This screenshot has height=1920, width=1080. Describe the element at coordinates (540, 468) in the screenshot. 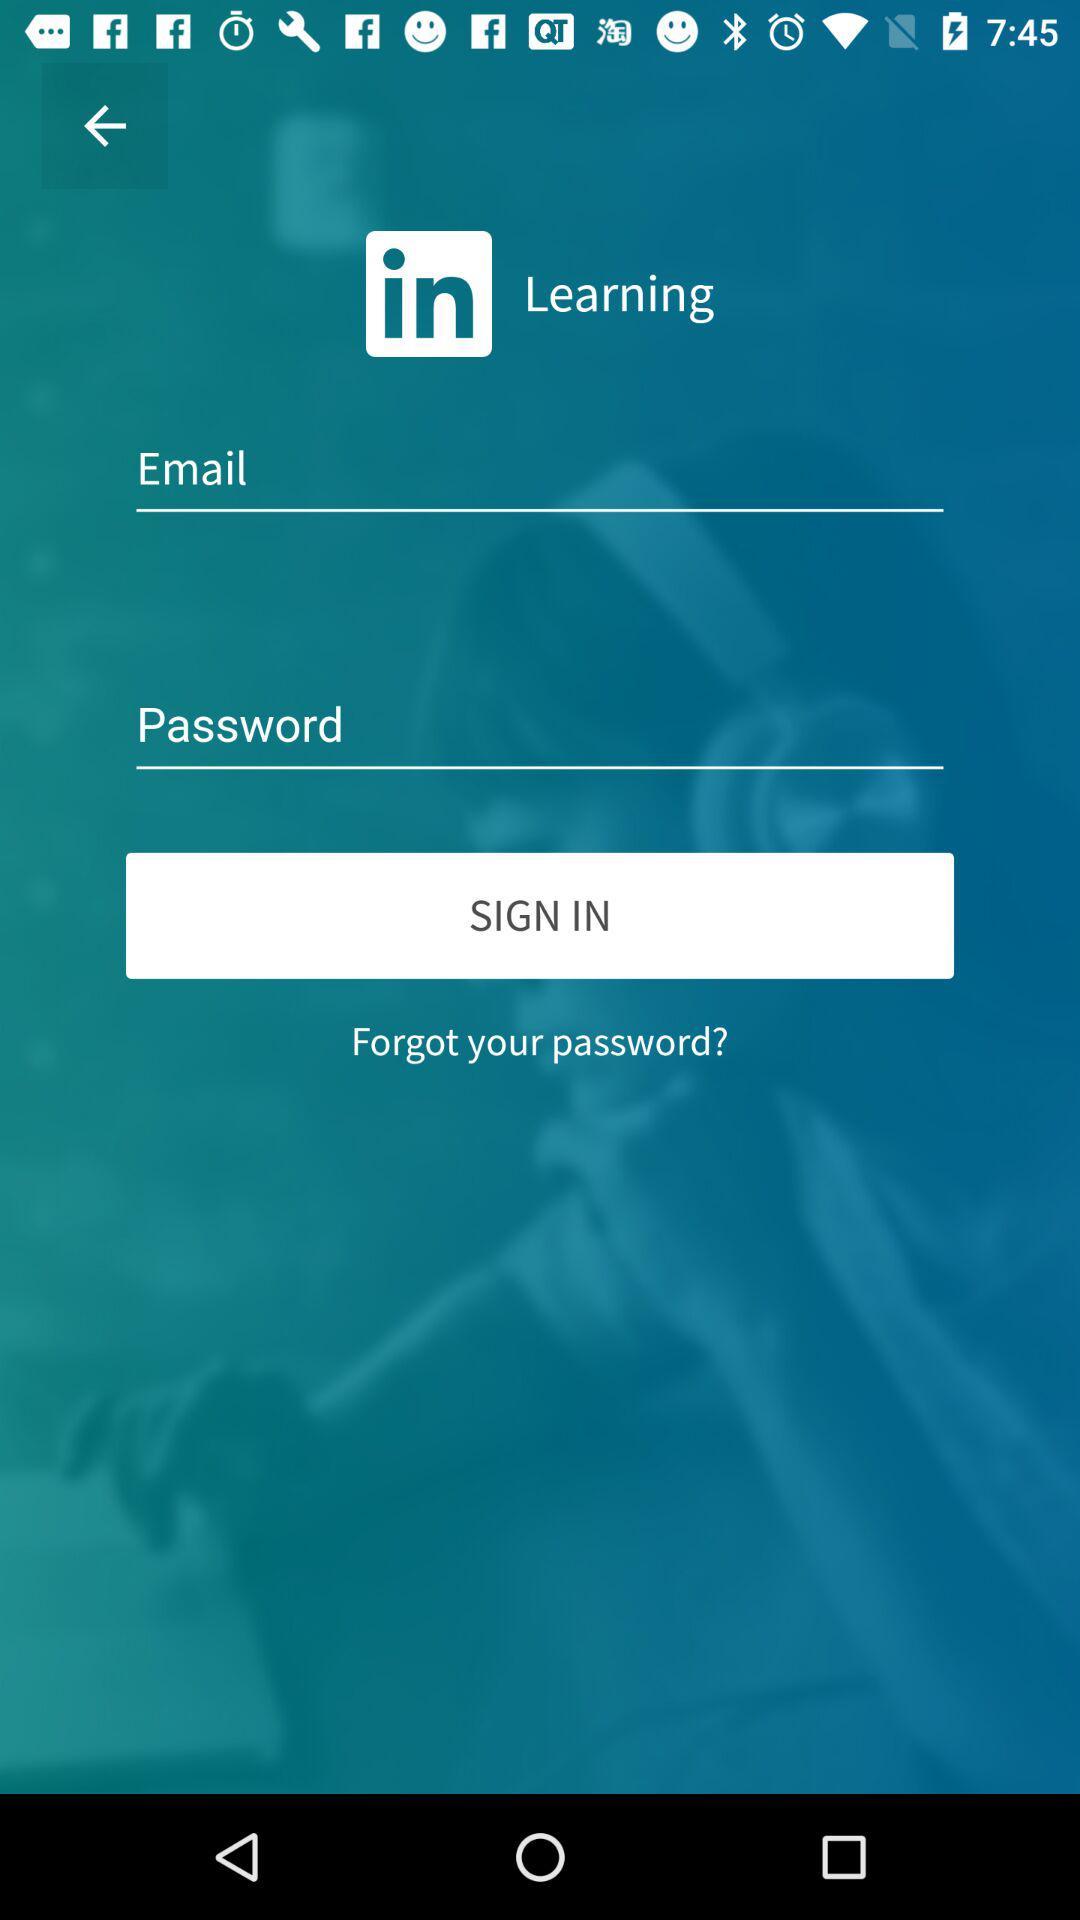

I see `the icon below learning` at that location.